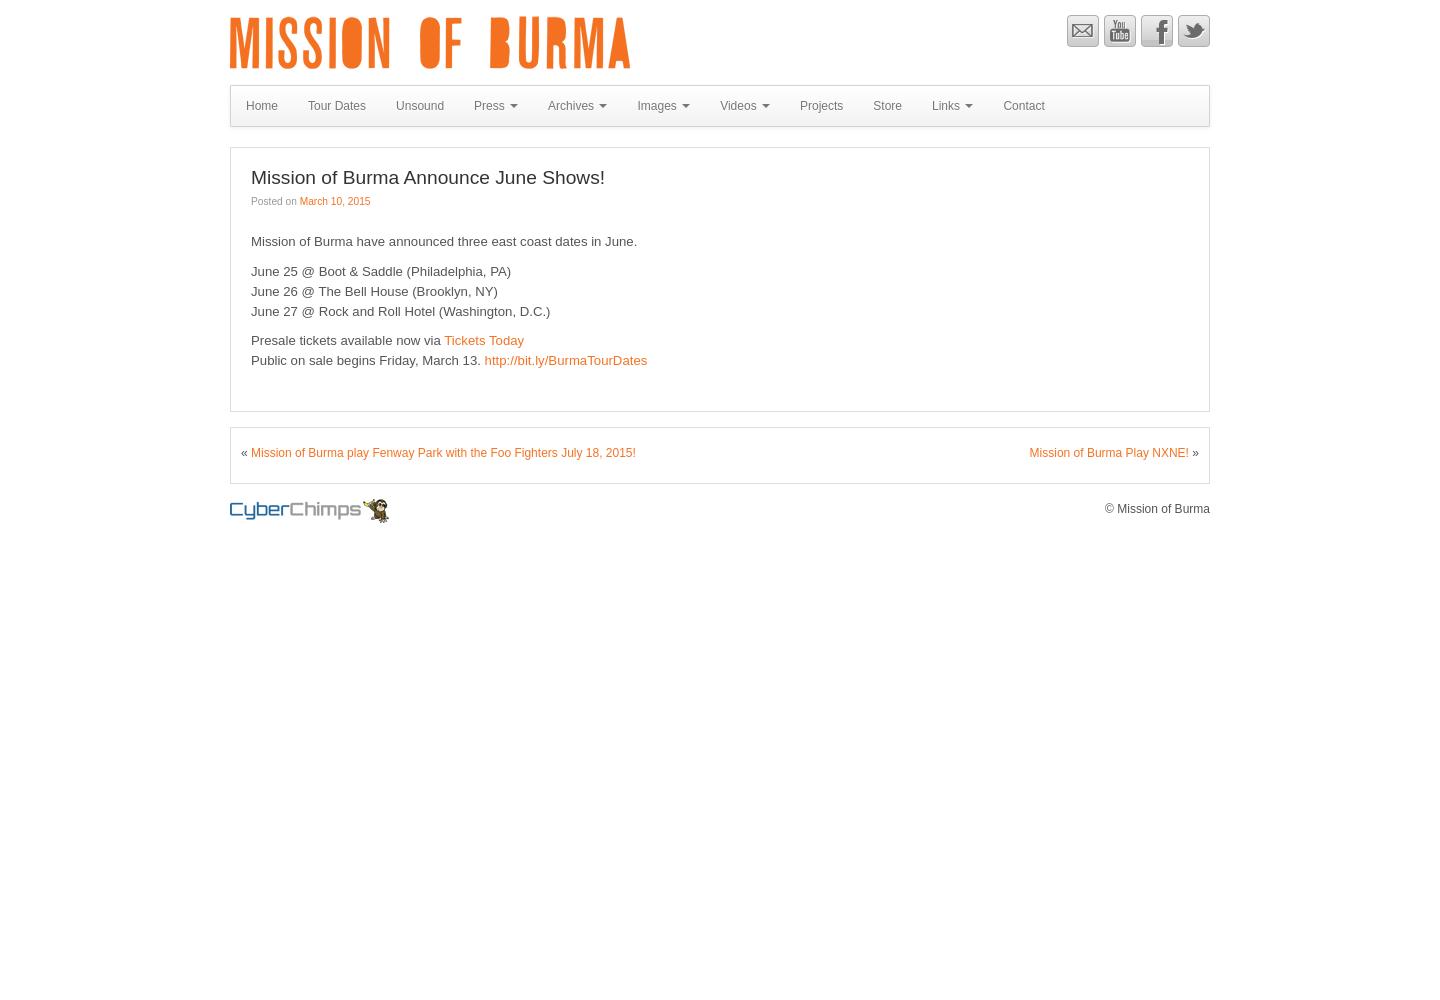 The width and height of the screenshot is (1440, 1000). Describe the element at coordinates (1157, 508) in the screenshot. I see `'© Mission of Burma'` at that location.